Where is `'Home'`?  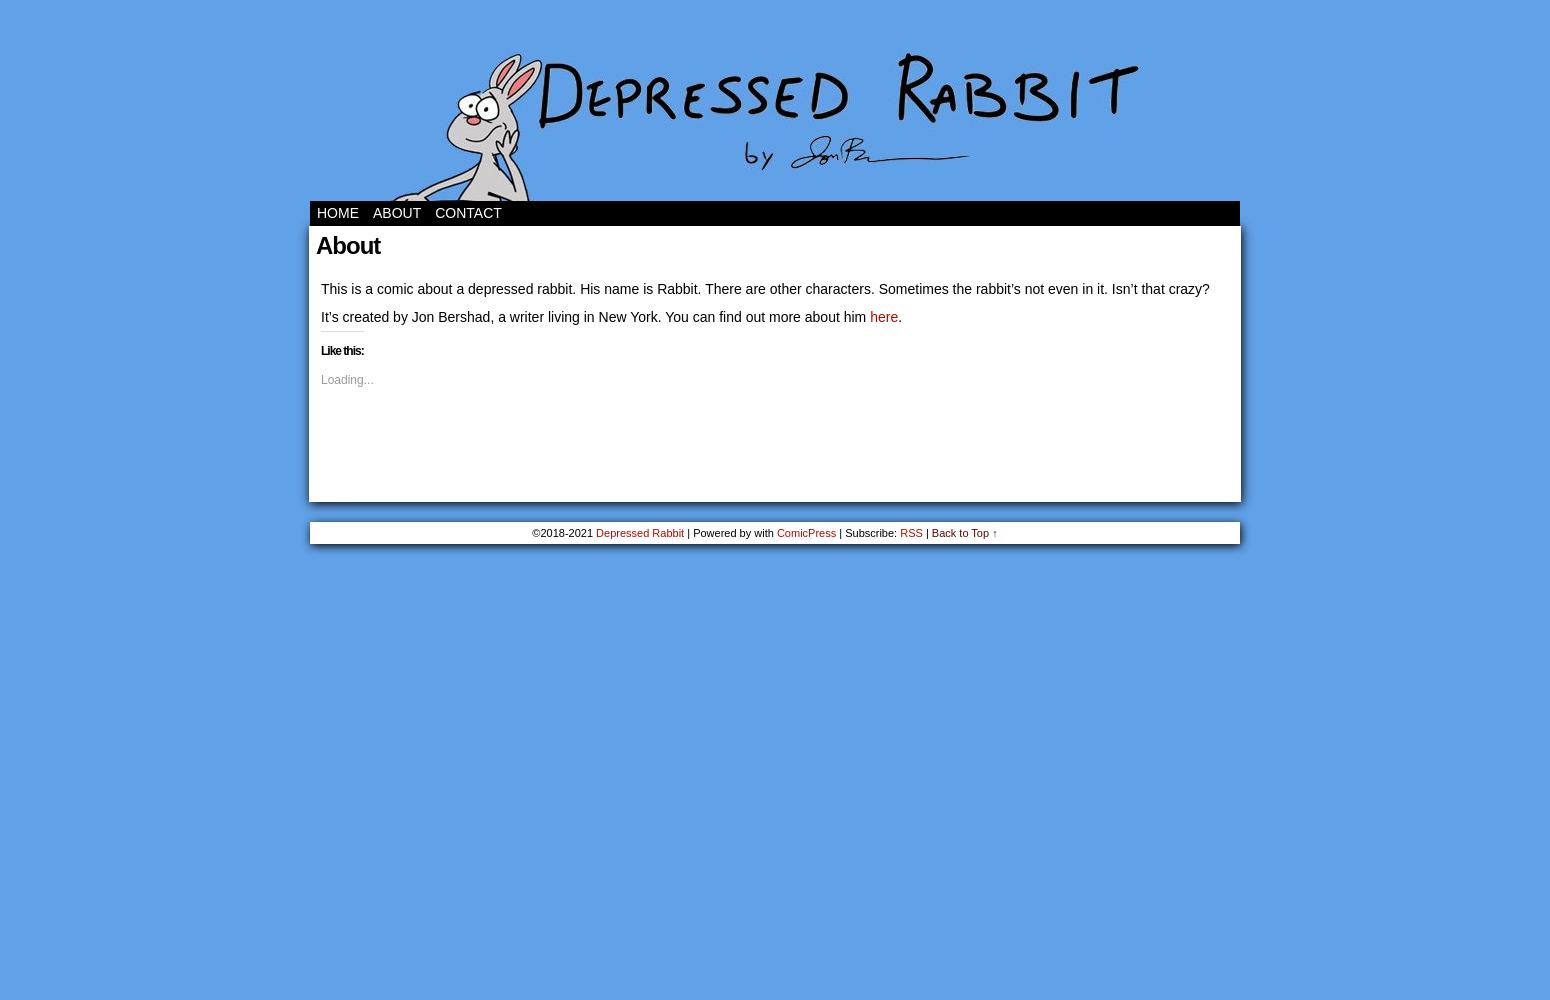 'Home' is located at coordinates (337, 212).